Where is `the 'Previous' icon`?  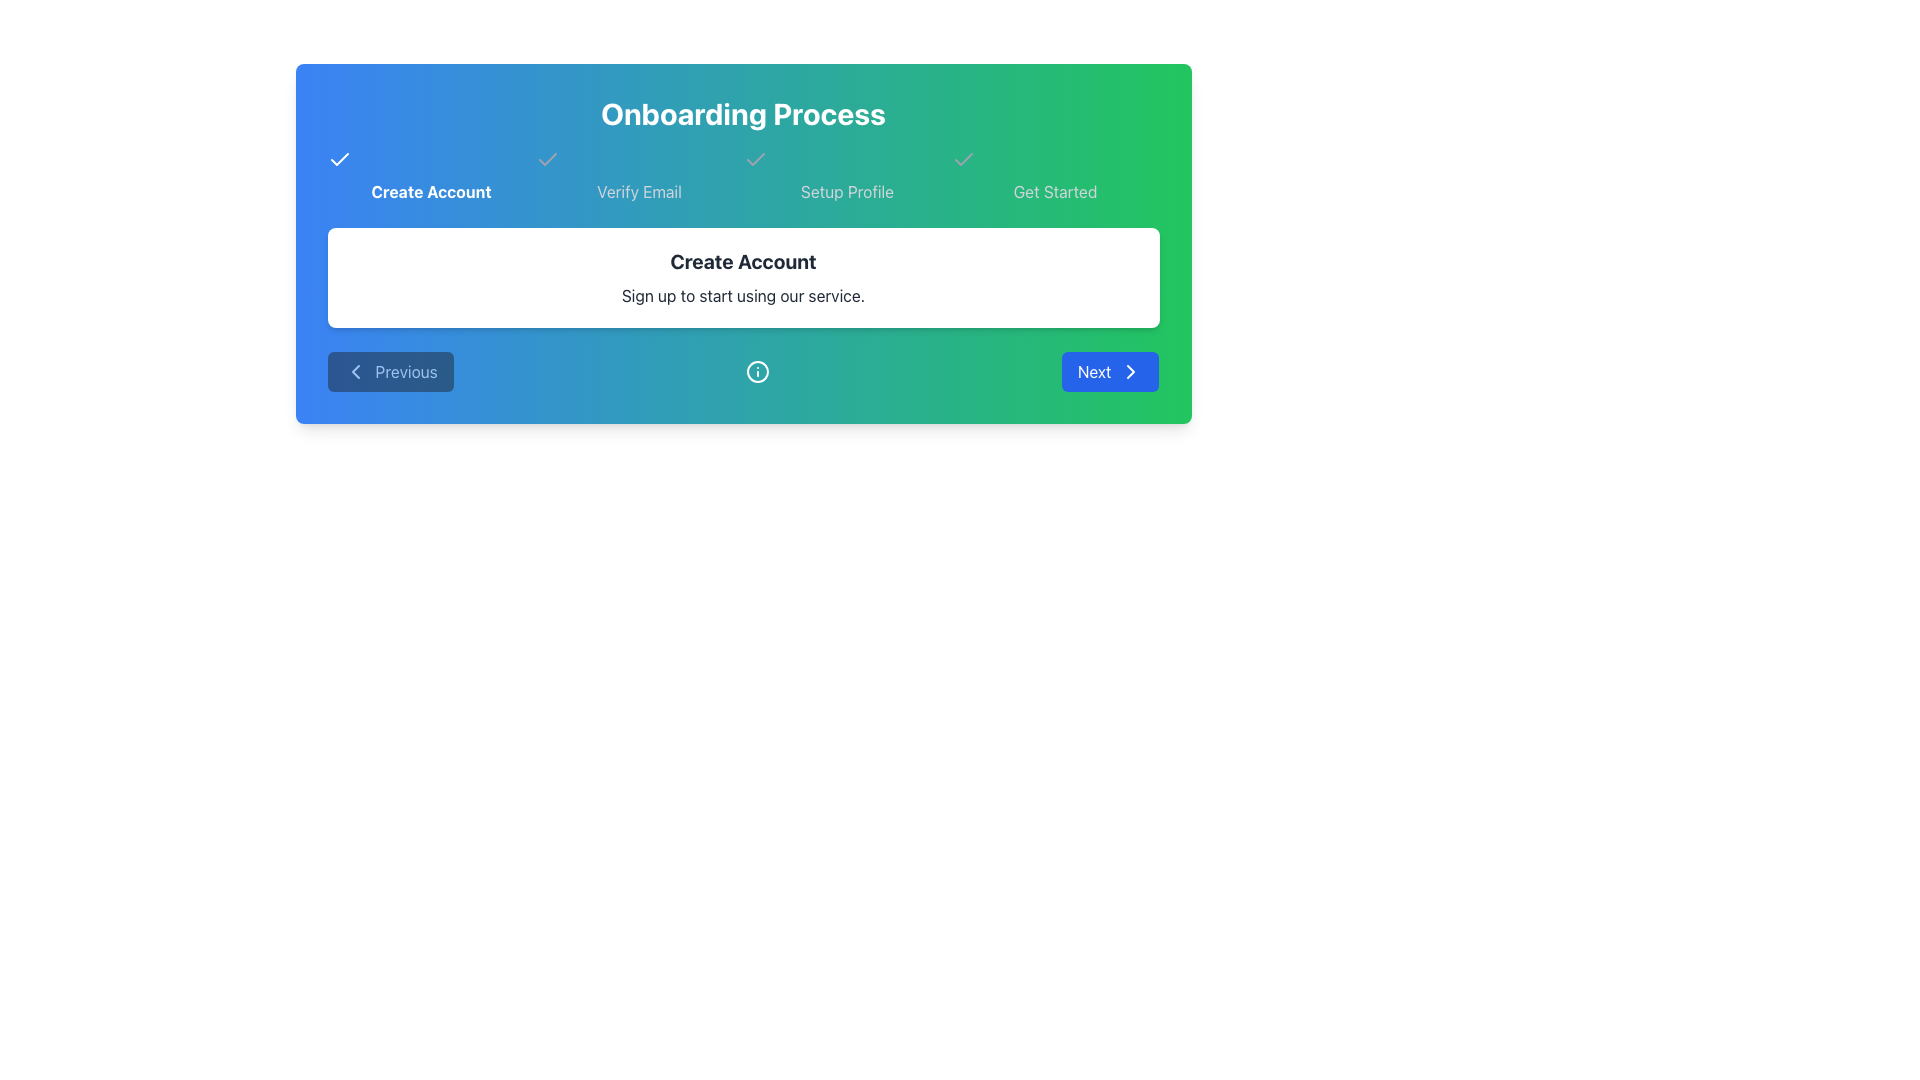 the 'Previous' icon is located at coordinates (355, 371).